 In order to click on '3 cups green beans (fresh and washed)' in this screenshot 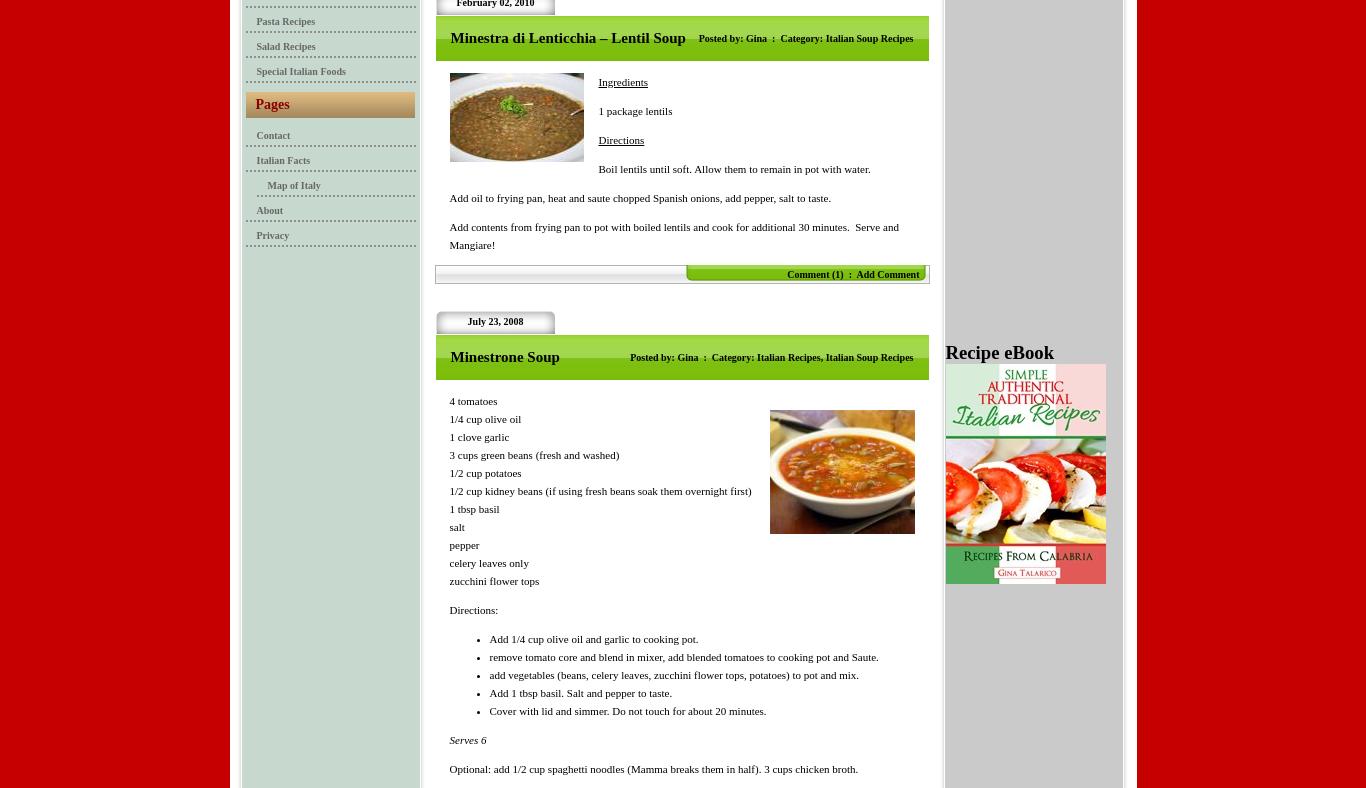, I will do `click(533, 453)`.